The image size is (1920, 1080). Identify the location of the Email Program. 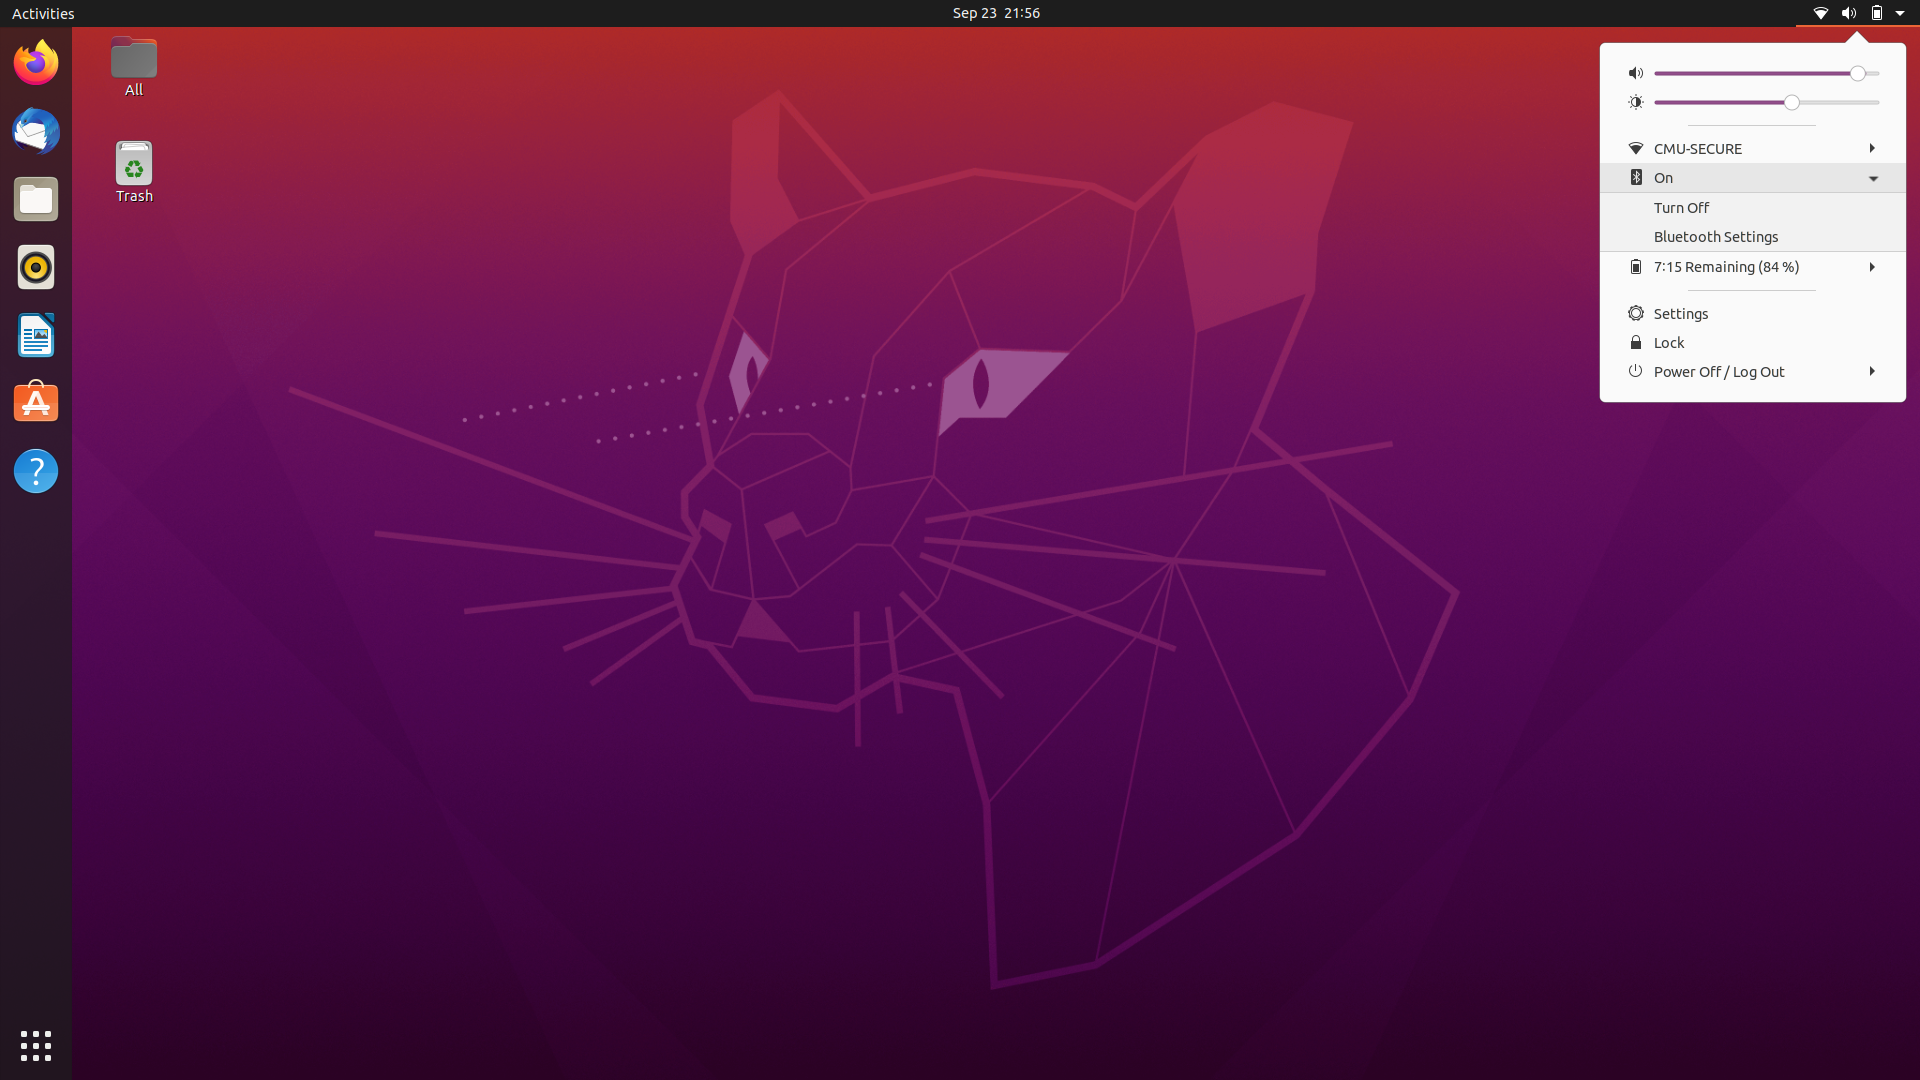
(35, 131).